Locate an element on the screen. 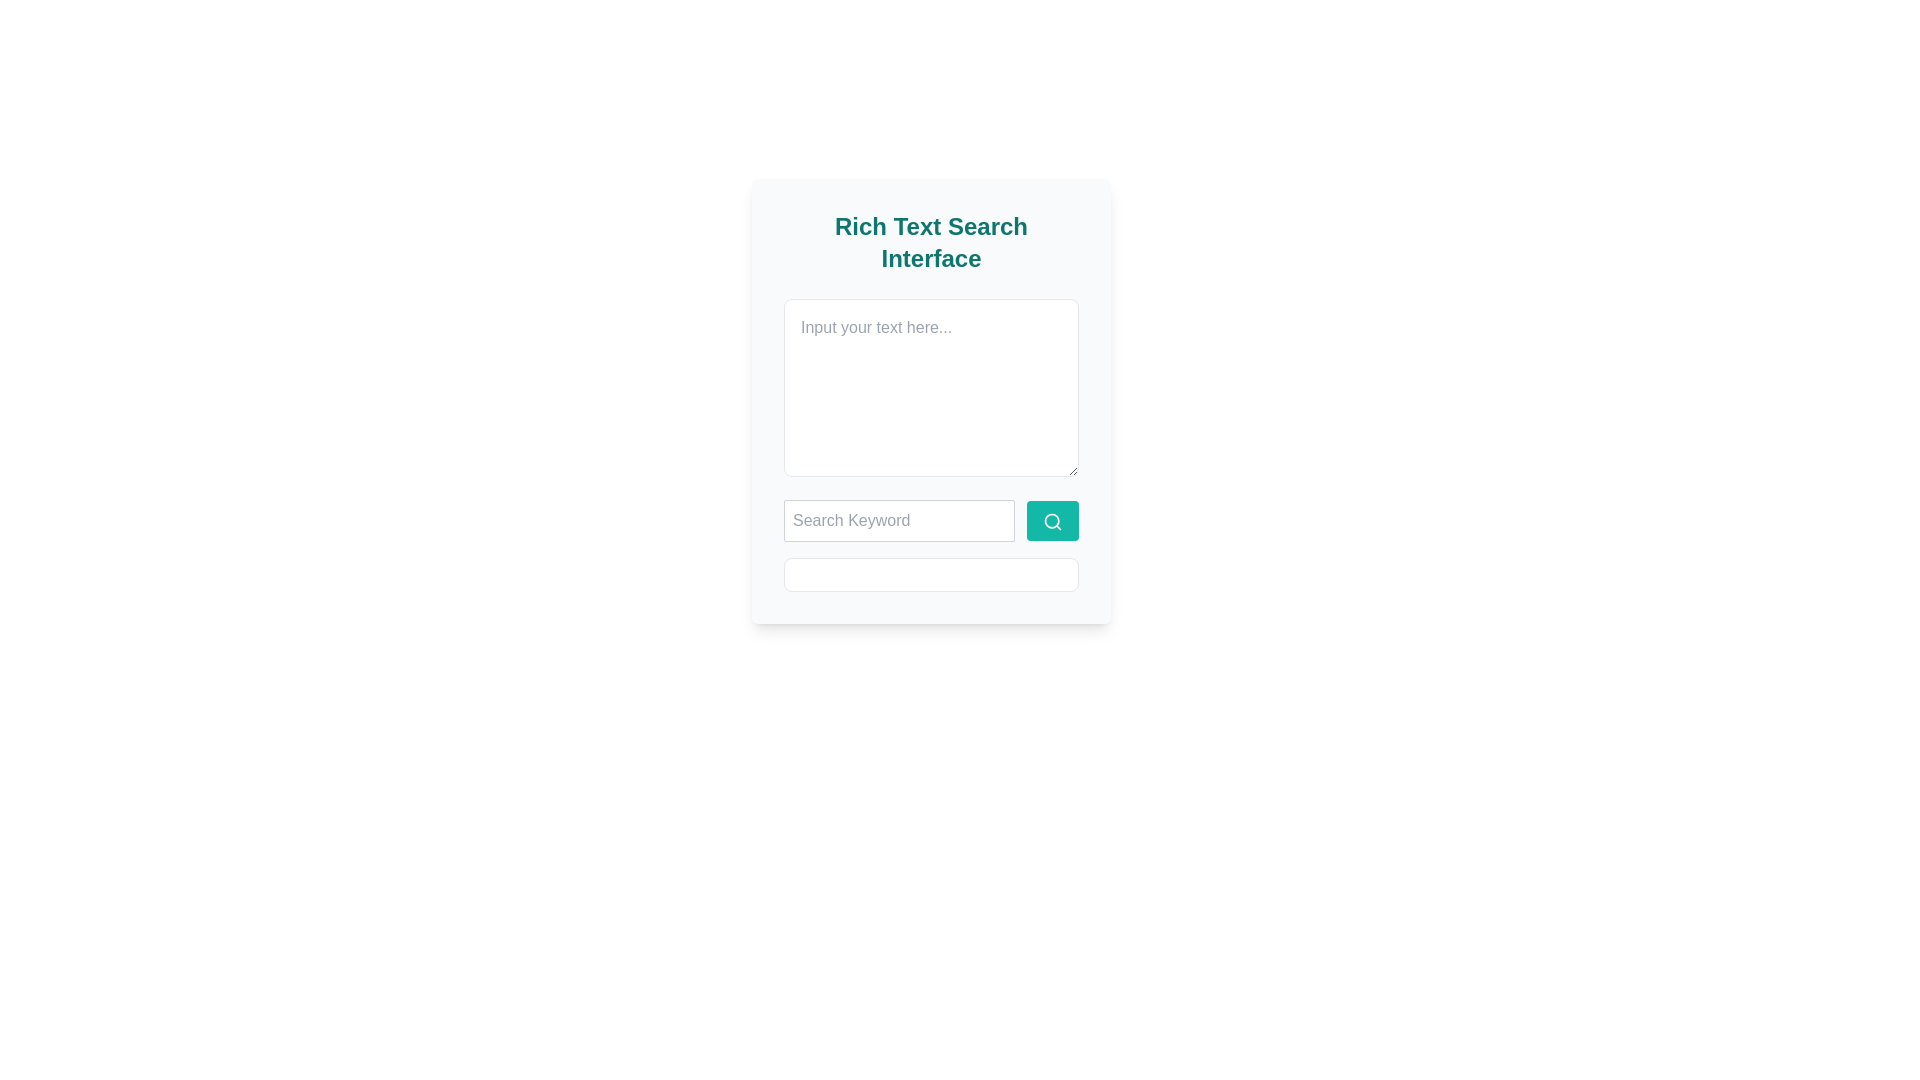 This screenshot has width=1920, height=1080. the text input field labeled 'Search Keyword' located within the 'Rich Text Search Interface' group, positioned centrally beneath the larger input area is located at coordinates (930, 519).